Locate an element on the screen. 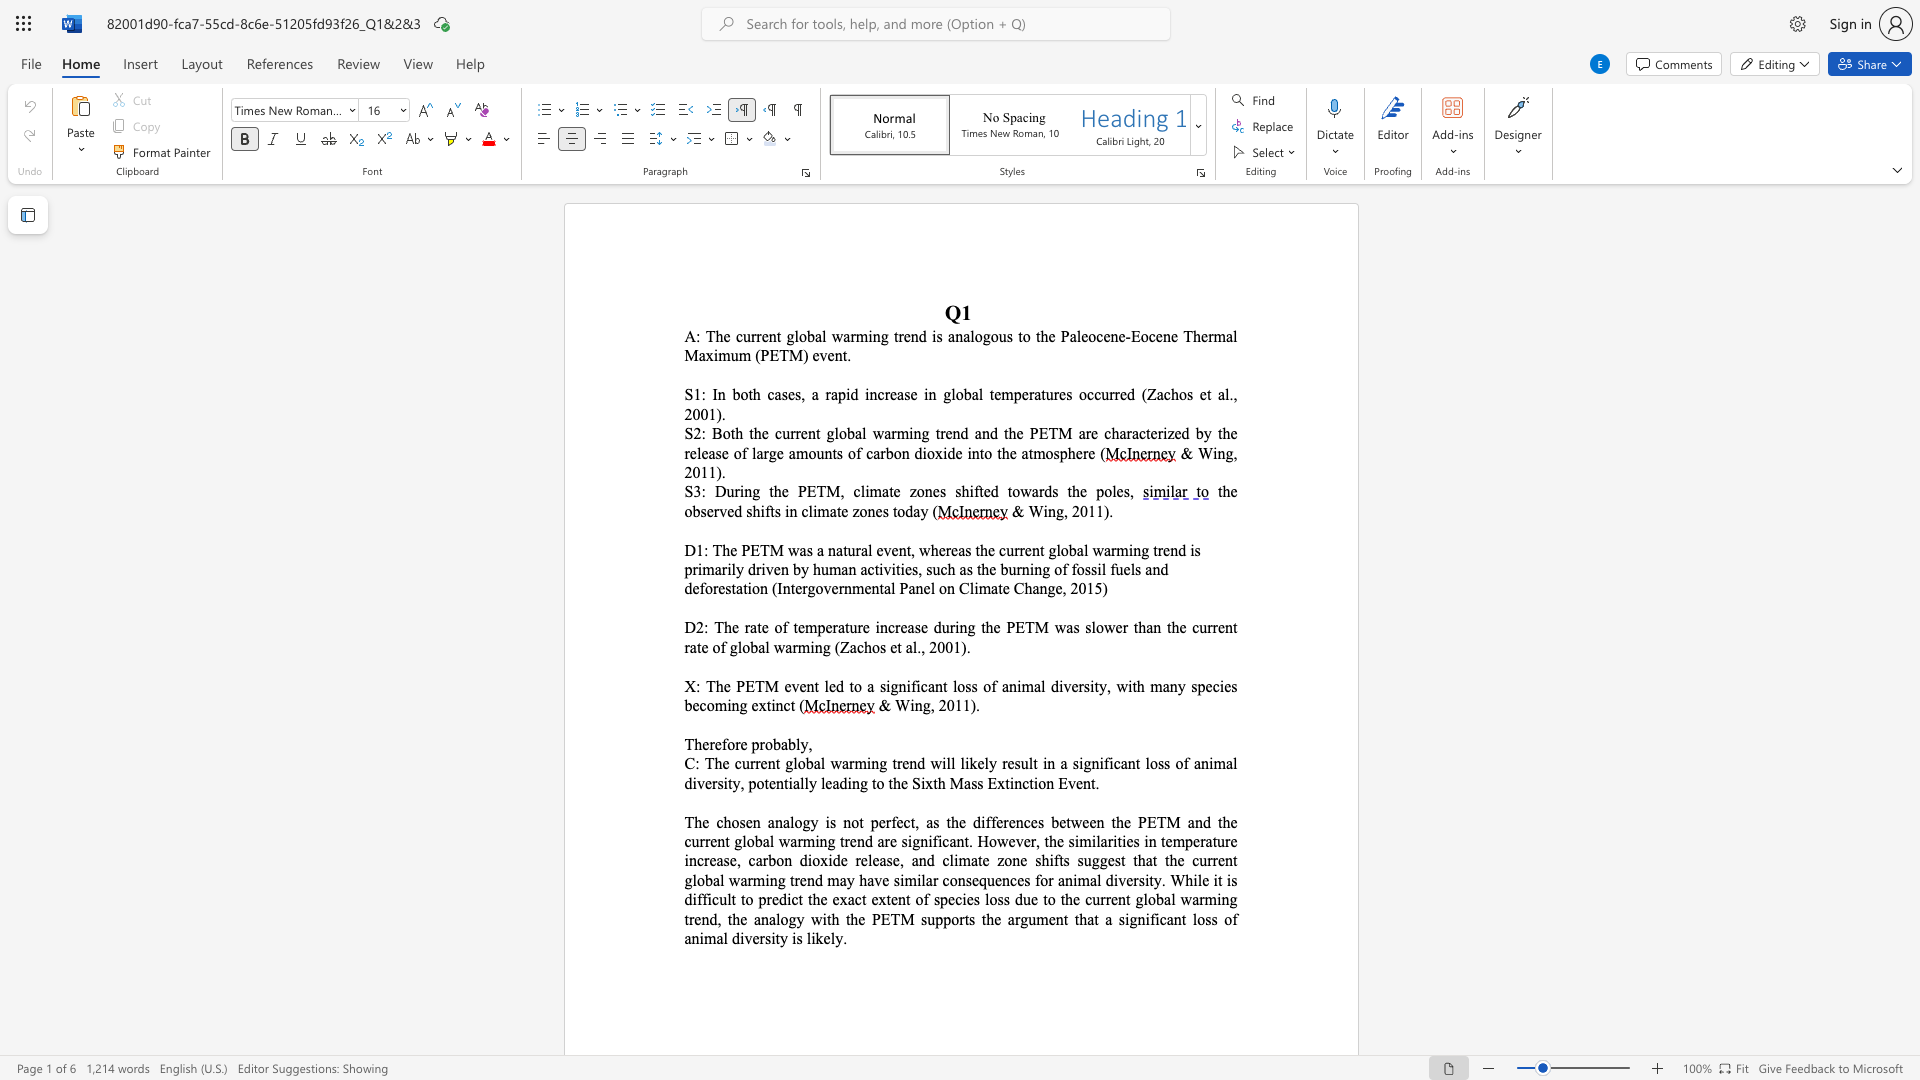 The image size is (1920, 1080). the subset text "ge amou" within the text "large amounts" is located at coordinates (767, 453).